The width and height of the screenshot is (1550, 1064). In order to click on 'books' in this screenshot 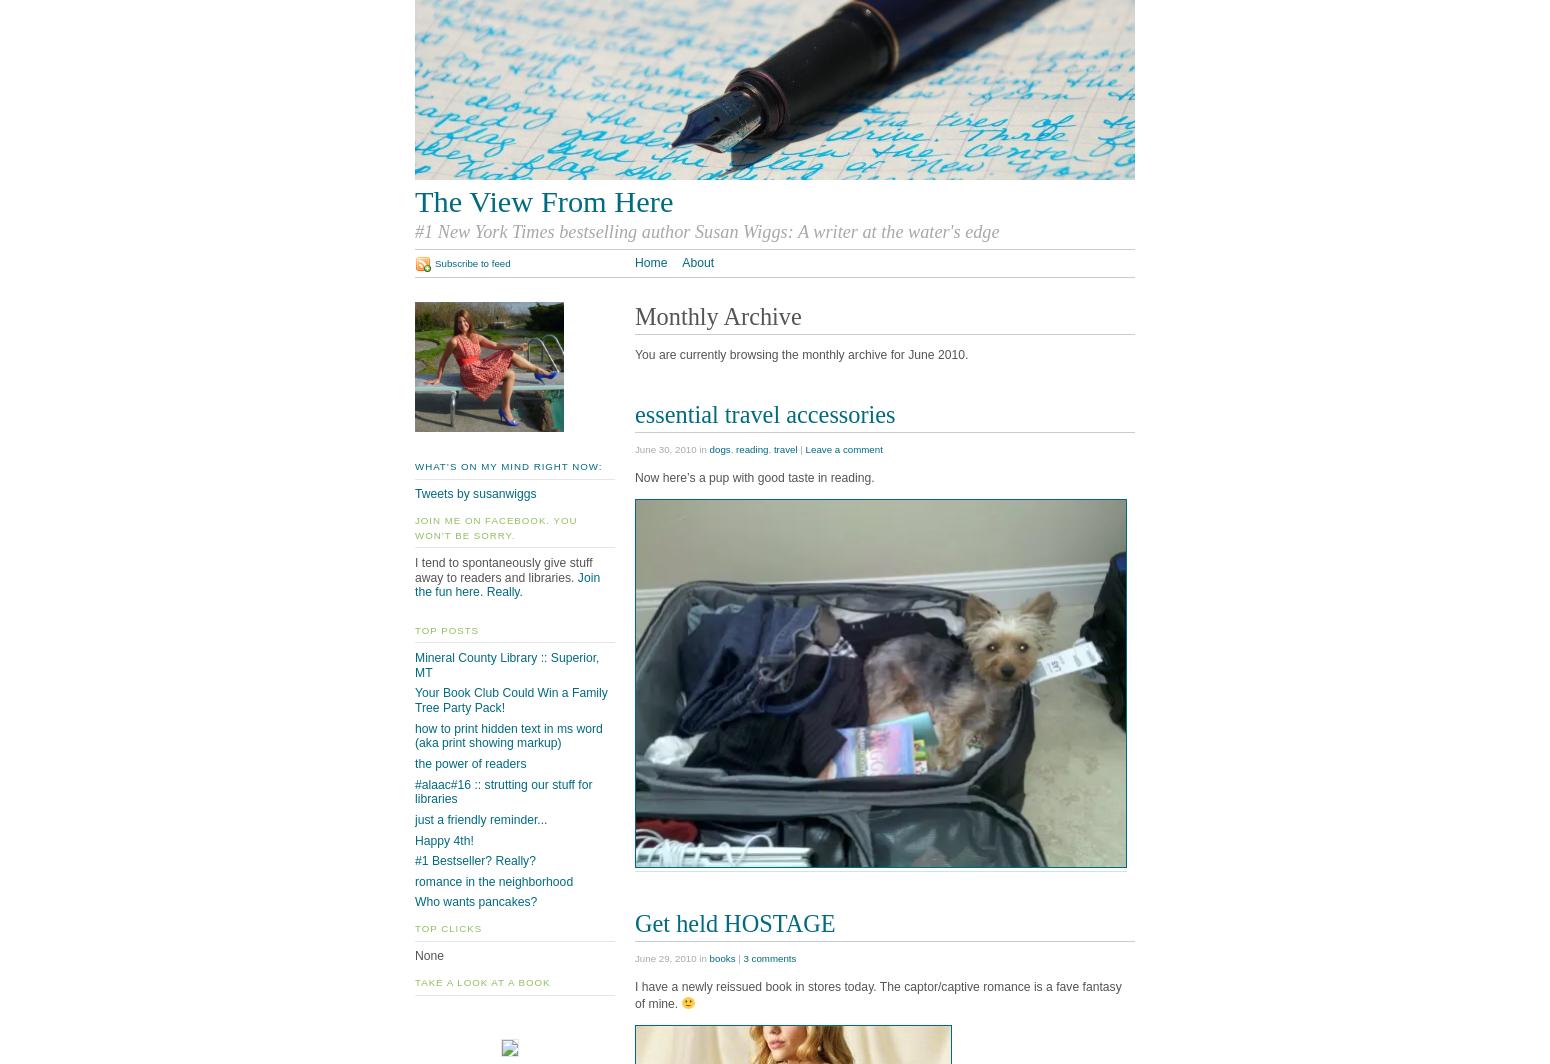, I will do `click(708, 958)`.